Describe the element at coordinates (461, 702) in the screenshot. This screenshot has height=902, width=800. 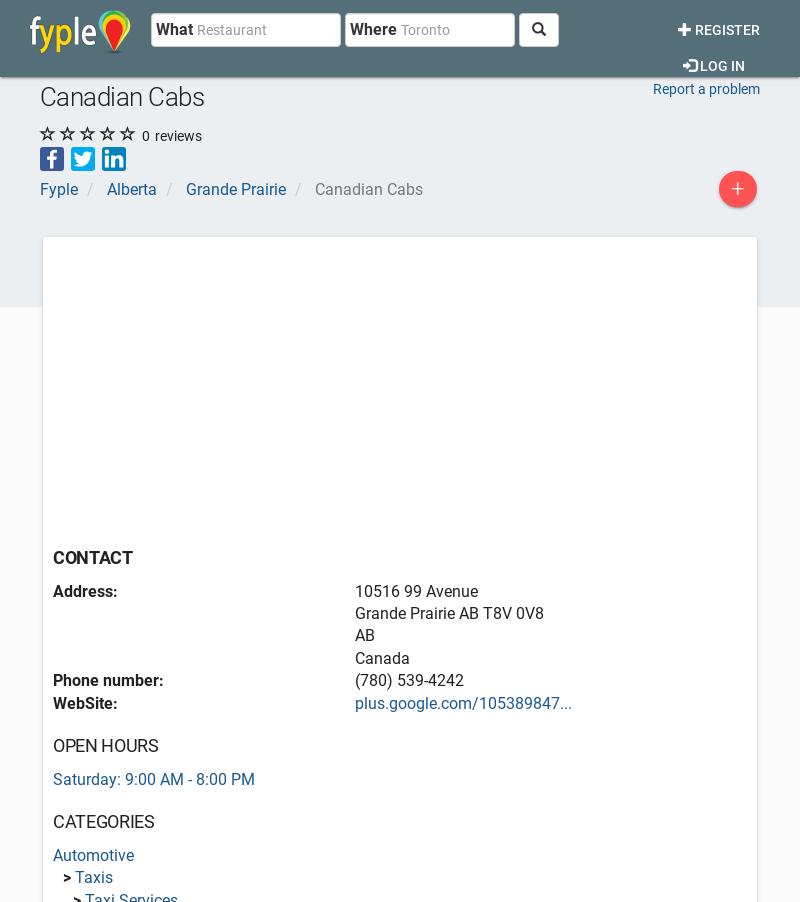
I see `'plus.google.com/105389847...'` at that location.